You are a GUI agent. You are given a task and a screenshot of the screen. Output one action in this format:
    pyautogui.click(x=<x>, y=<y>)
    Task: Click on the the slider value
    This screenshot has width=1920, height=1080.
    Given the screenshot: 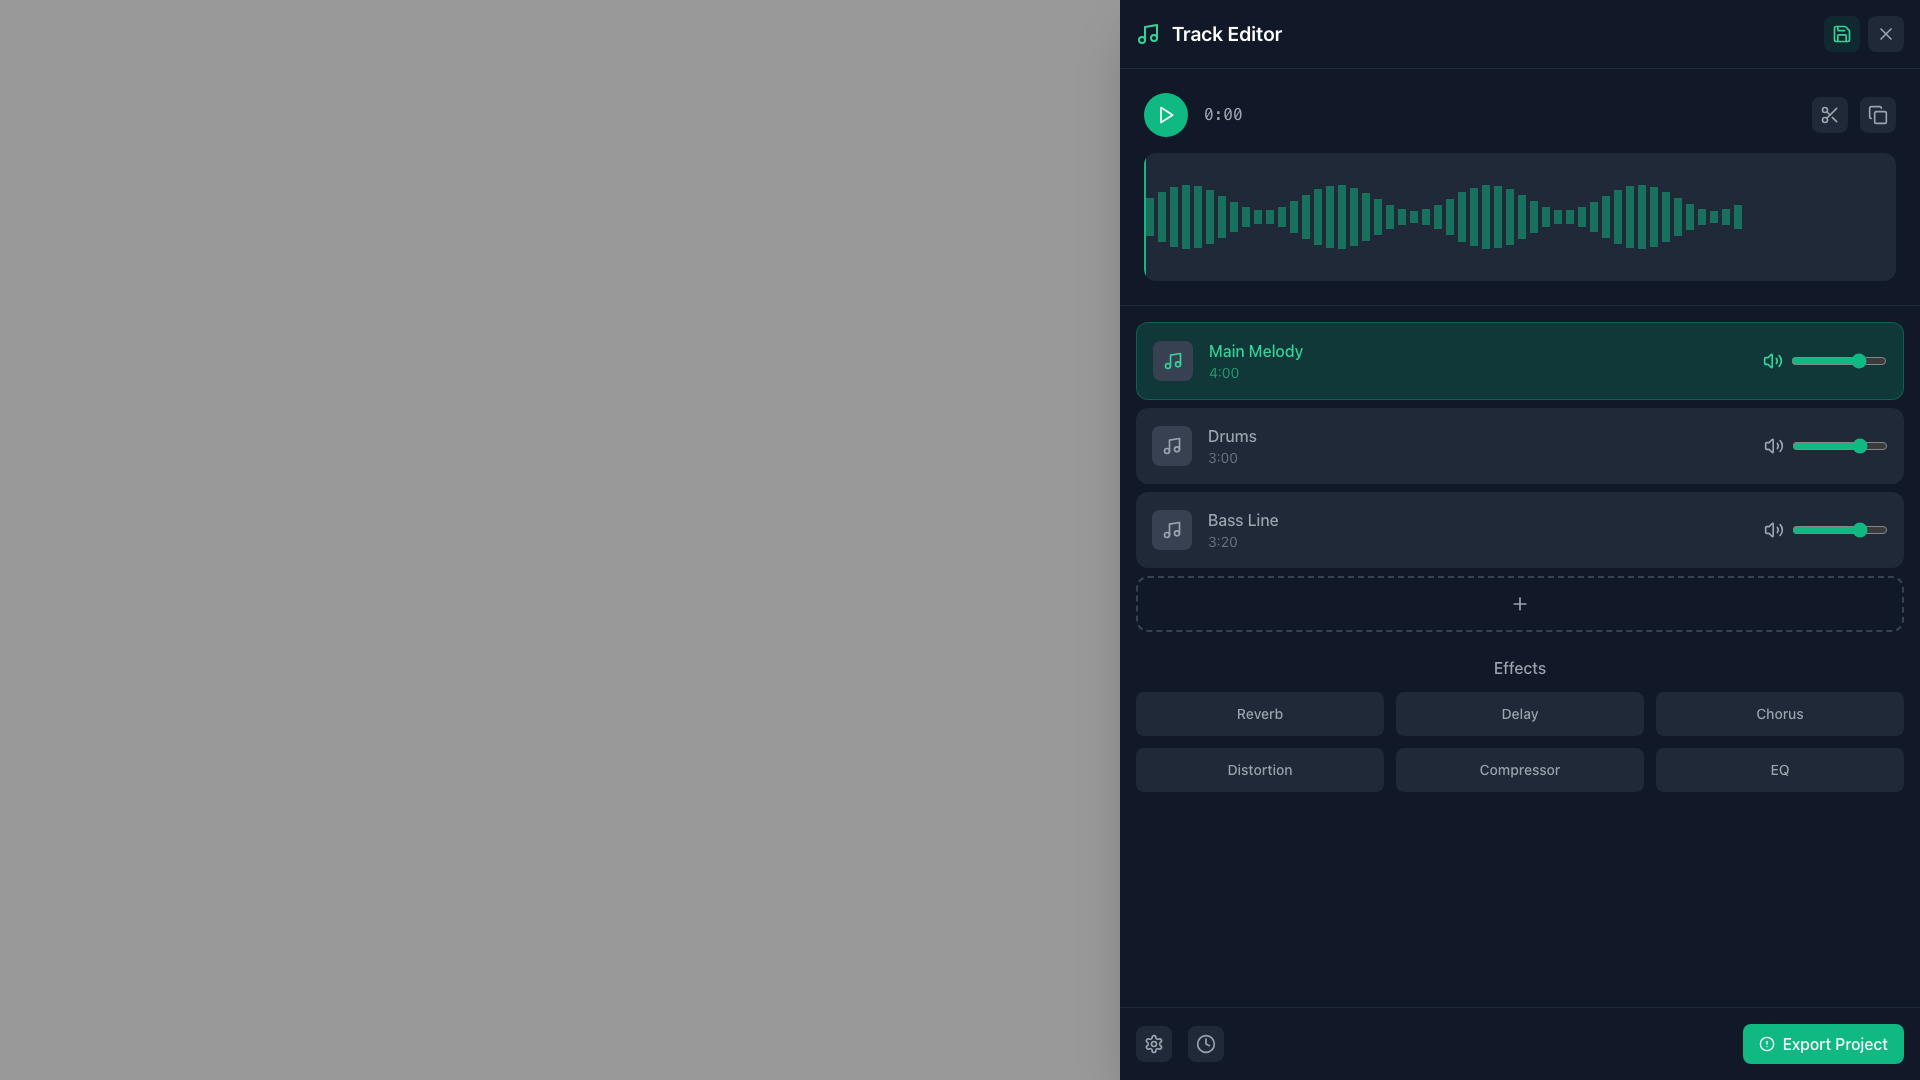 What is the action you would take?
    pyautogui.click(x=1862, y=528)
    